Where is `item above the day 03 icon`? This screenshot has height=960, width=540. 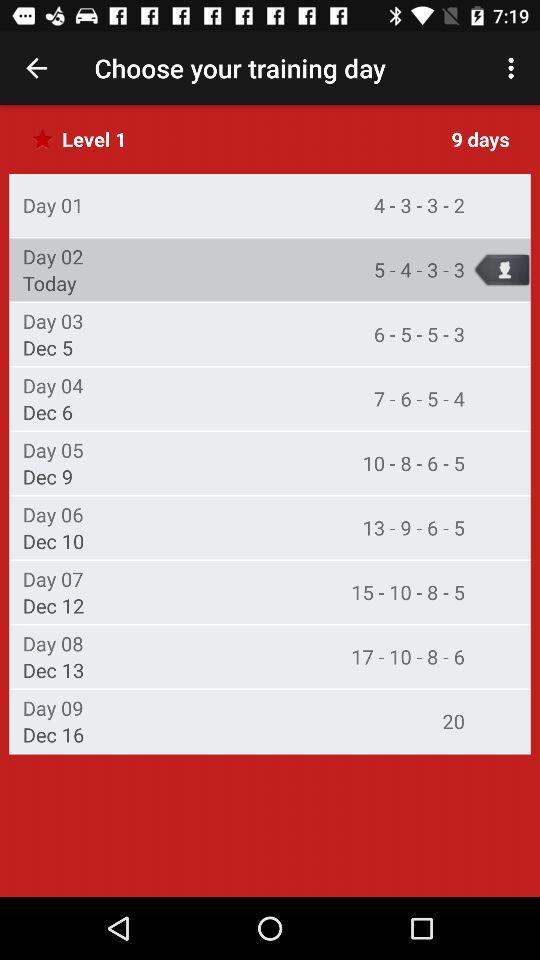
item above the day 03 icon is located at coordinates (49, 282).